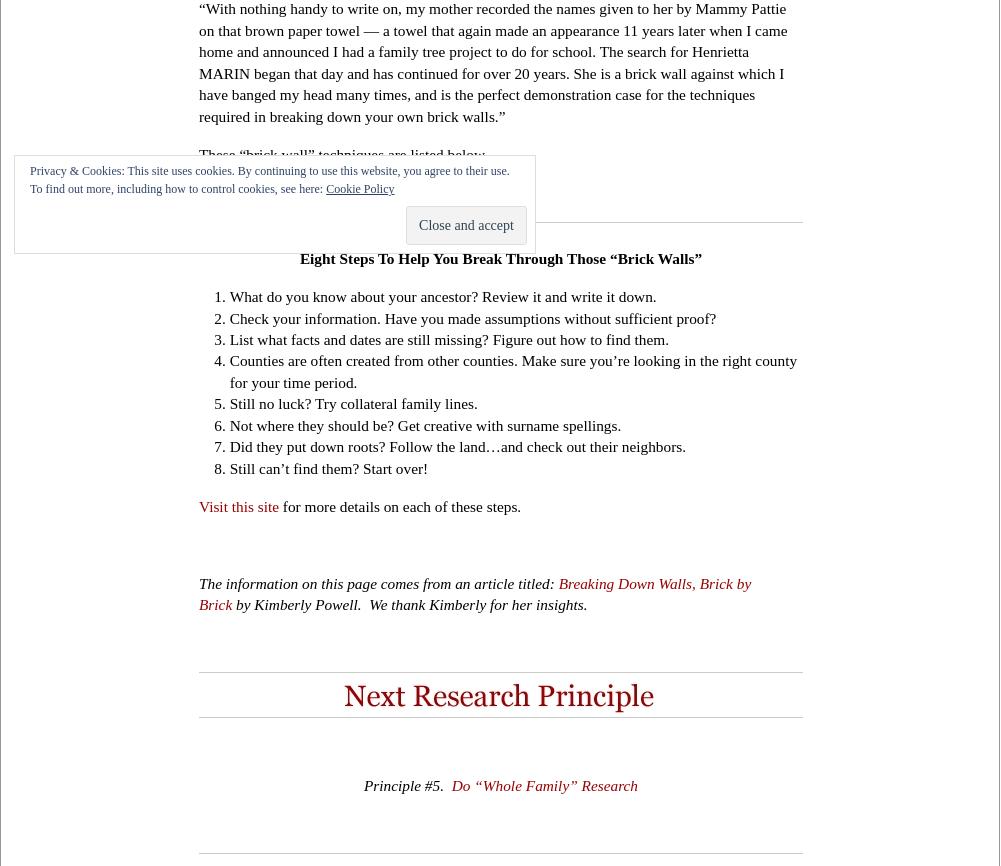  What do you see at coordinates (343, 154) in the screenshot?
I see `'These “brick wall” techniques are listed below.'` at bounding box center [343, 154].